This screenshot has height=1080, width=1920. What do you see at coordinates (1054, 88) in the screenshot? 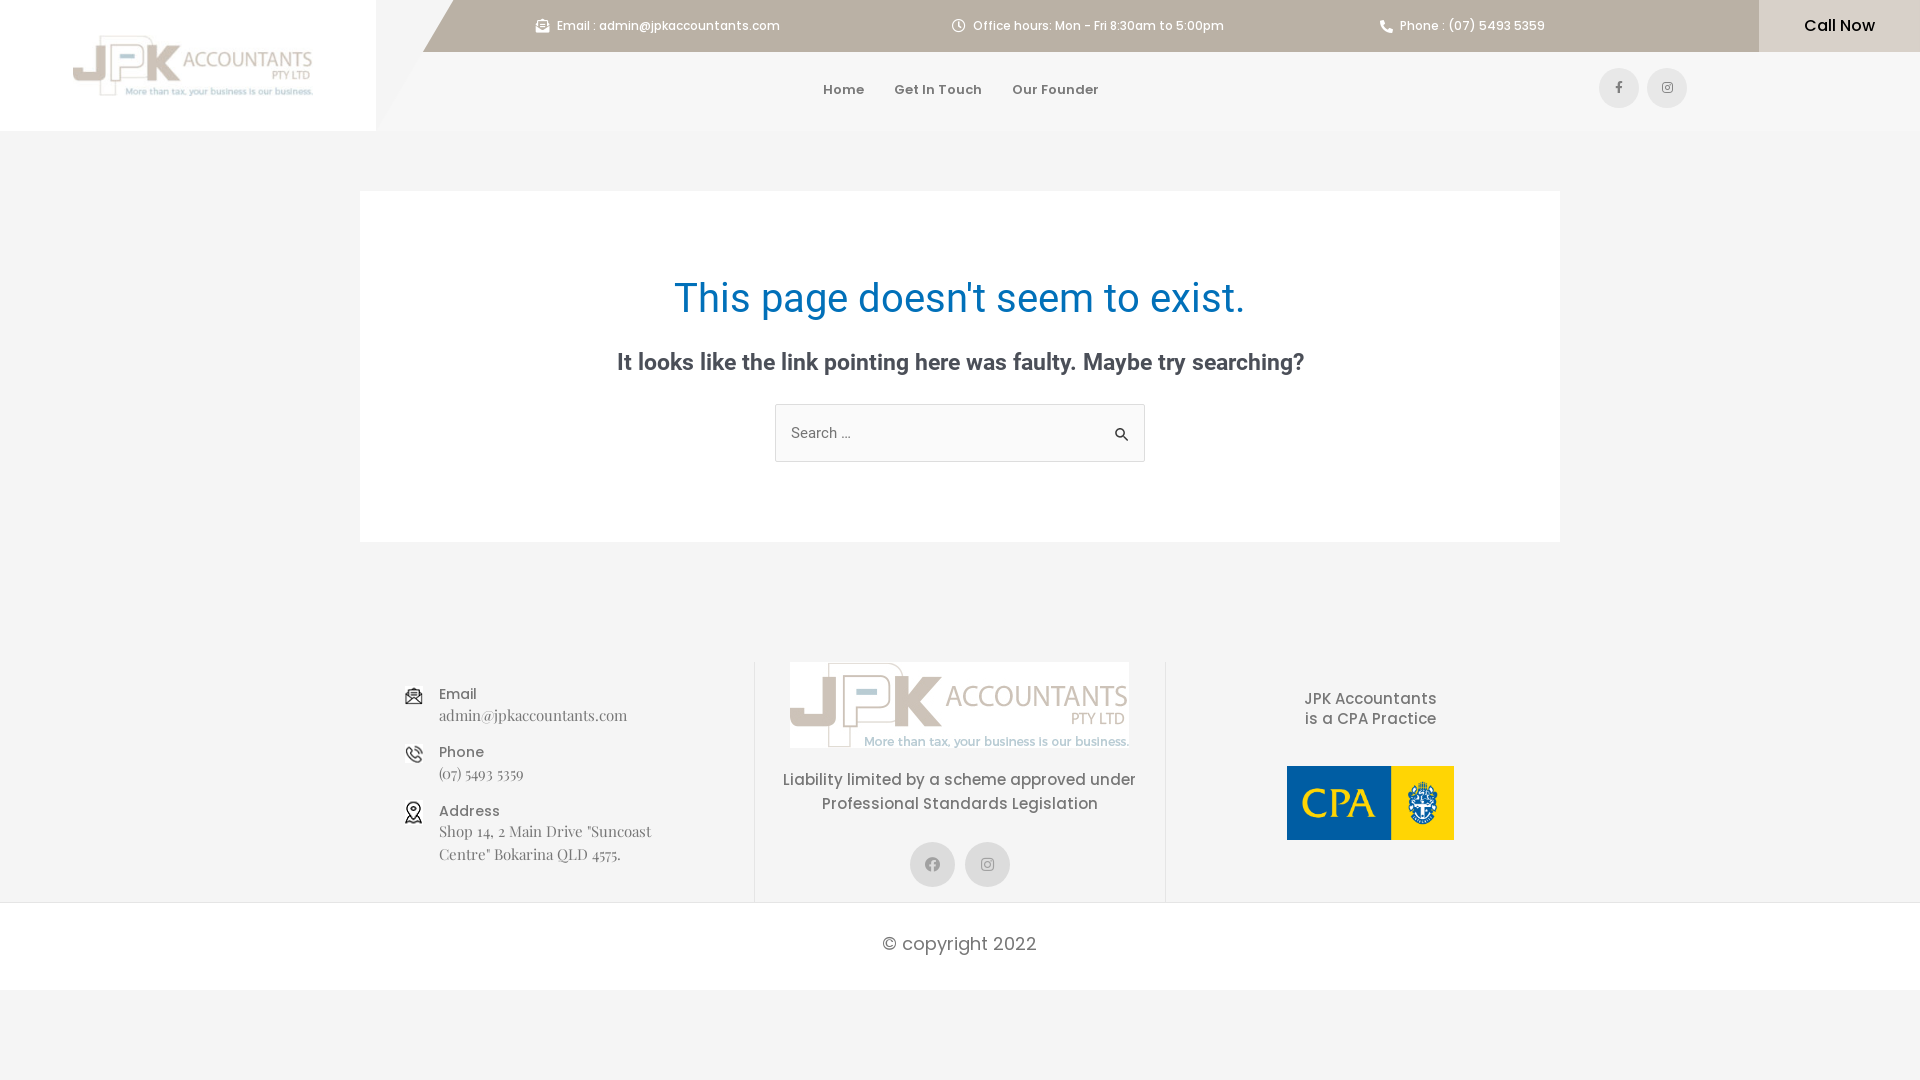
I see `'Our Founder'` at bounding box center [1054, 88].